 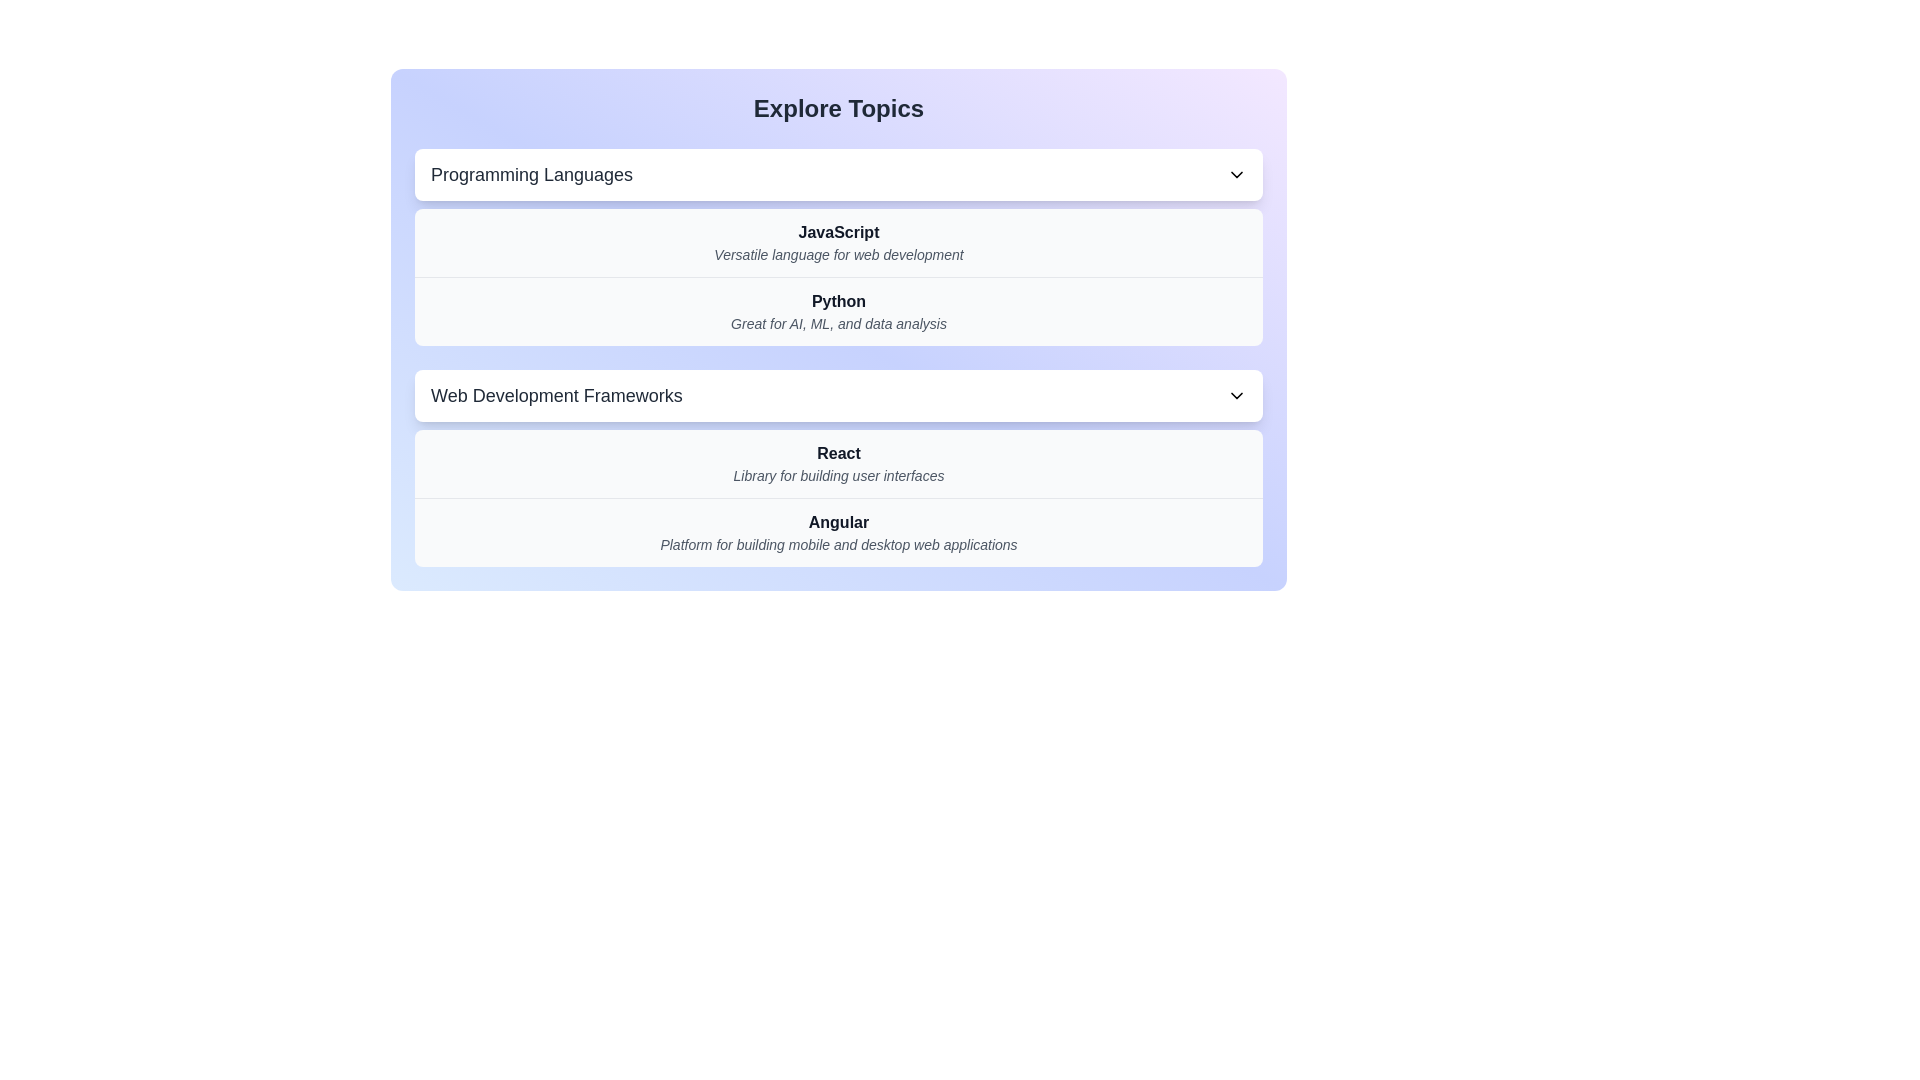 I want to click on the text element displaying 'React', which is styled with bold and italic formatting, so click(x=839, y=463).